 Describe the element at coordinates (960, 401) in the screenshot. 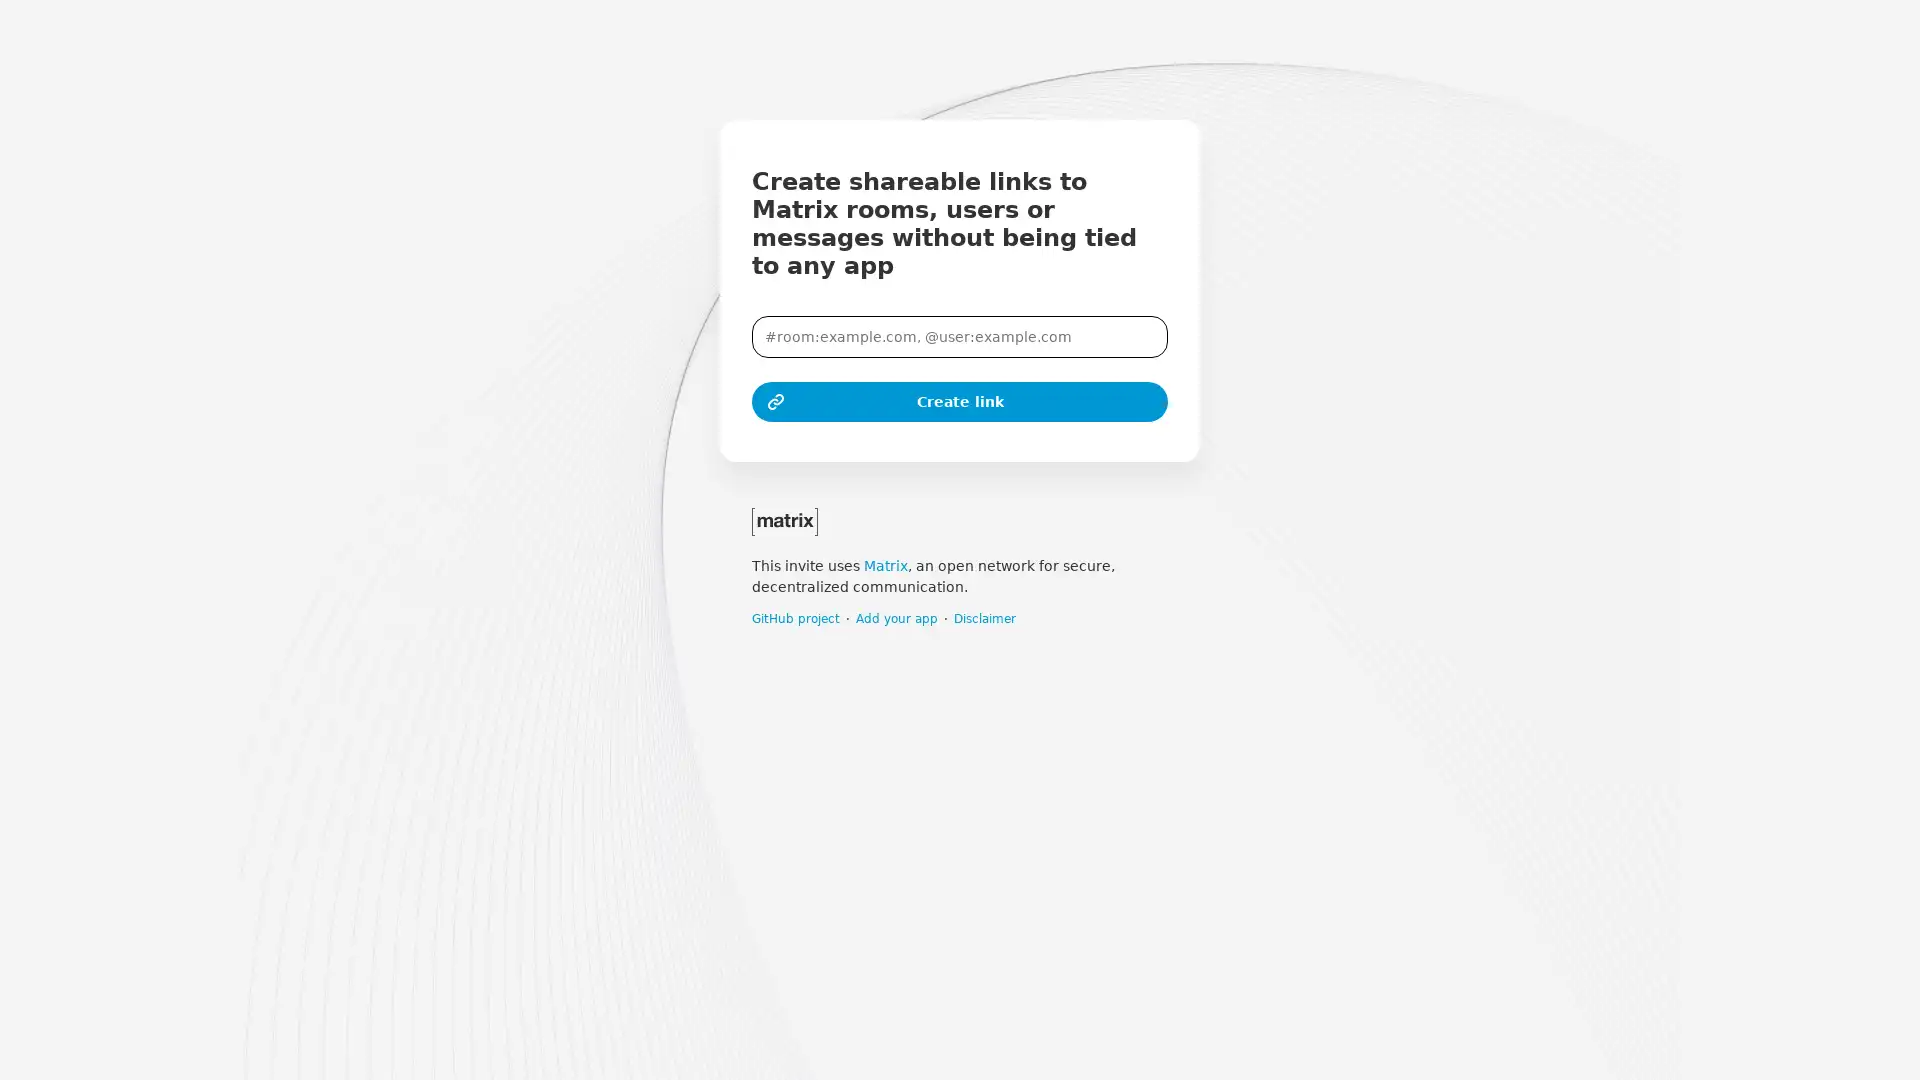

I see `Create link` at that location.